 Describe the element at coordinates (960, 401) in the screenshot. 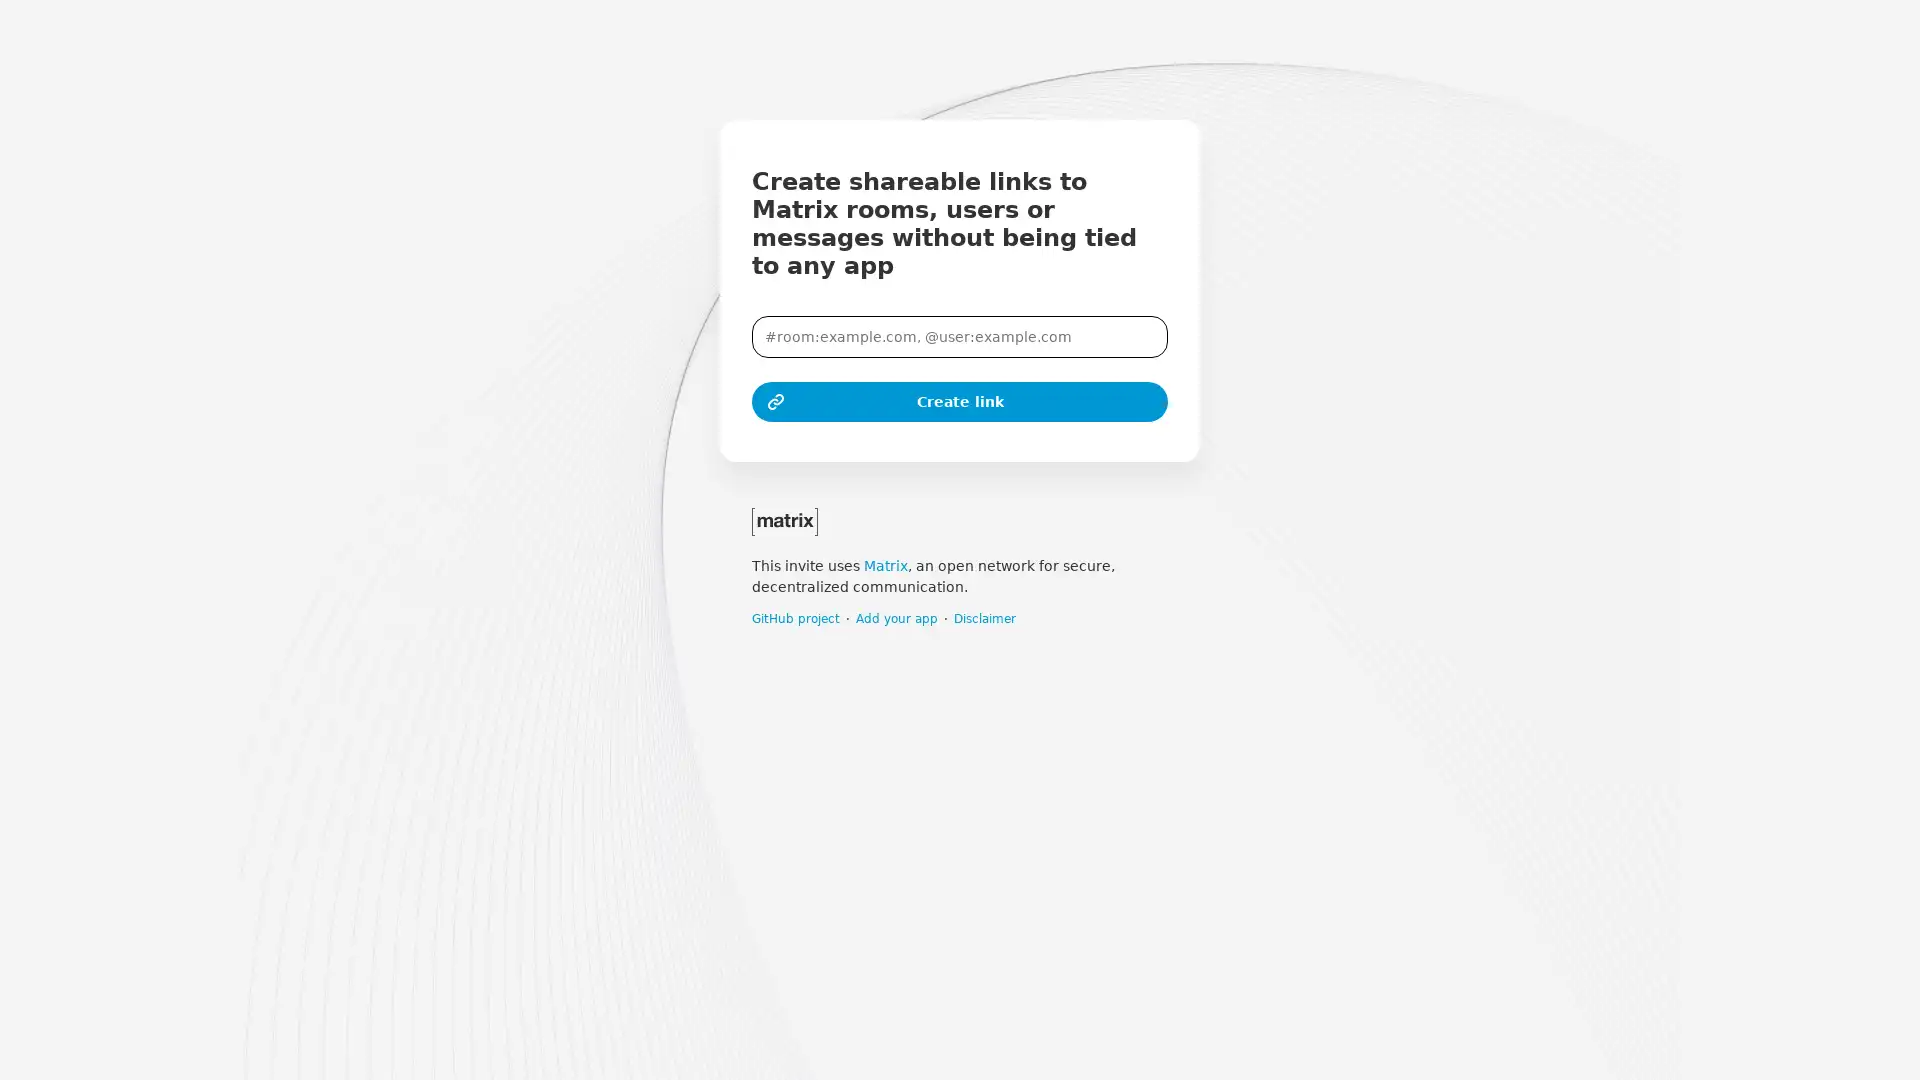

I see `Create link` at that location.